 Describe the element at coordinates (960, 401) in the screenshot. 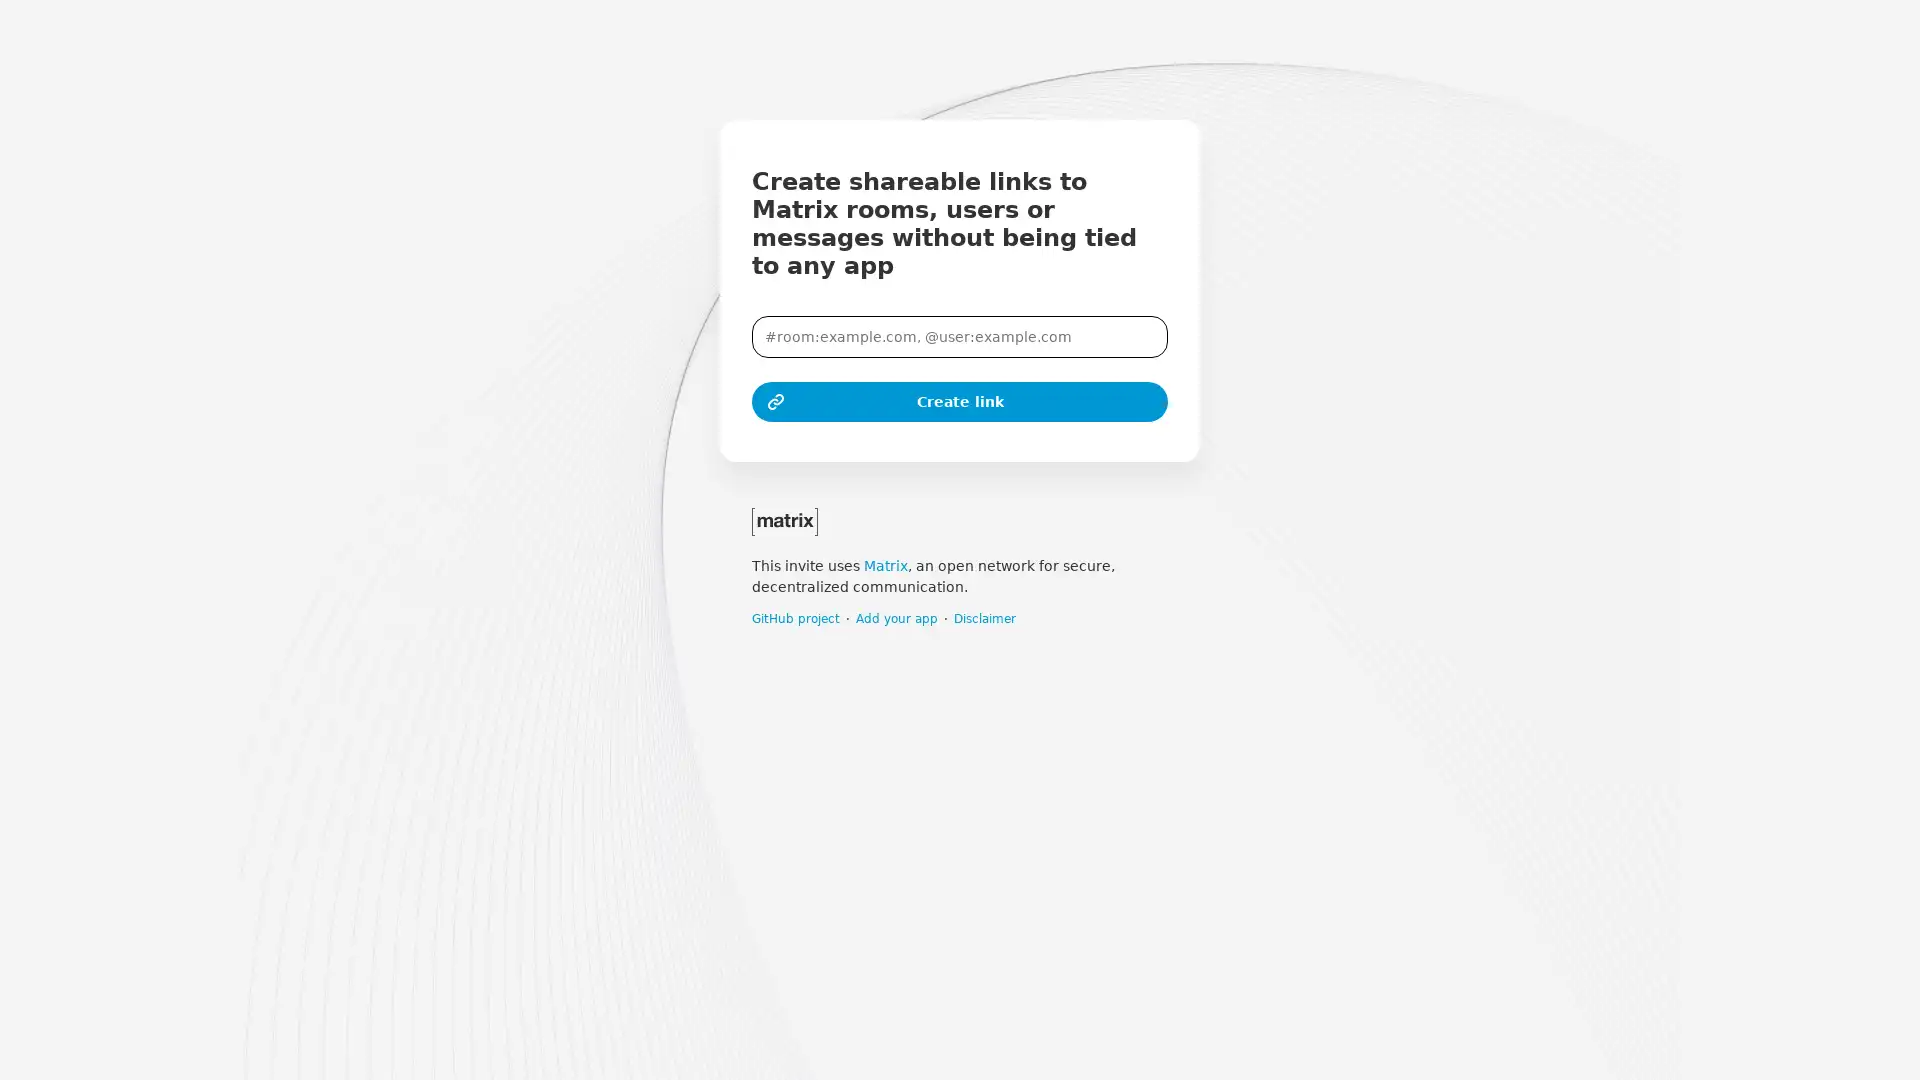

I see `Create link` at that location.